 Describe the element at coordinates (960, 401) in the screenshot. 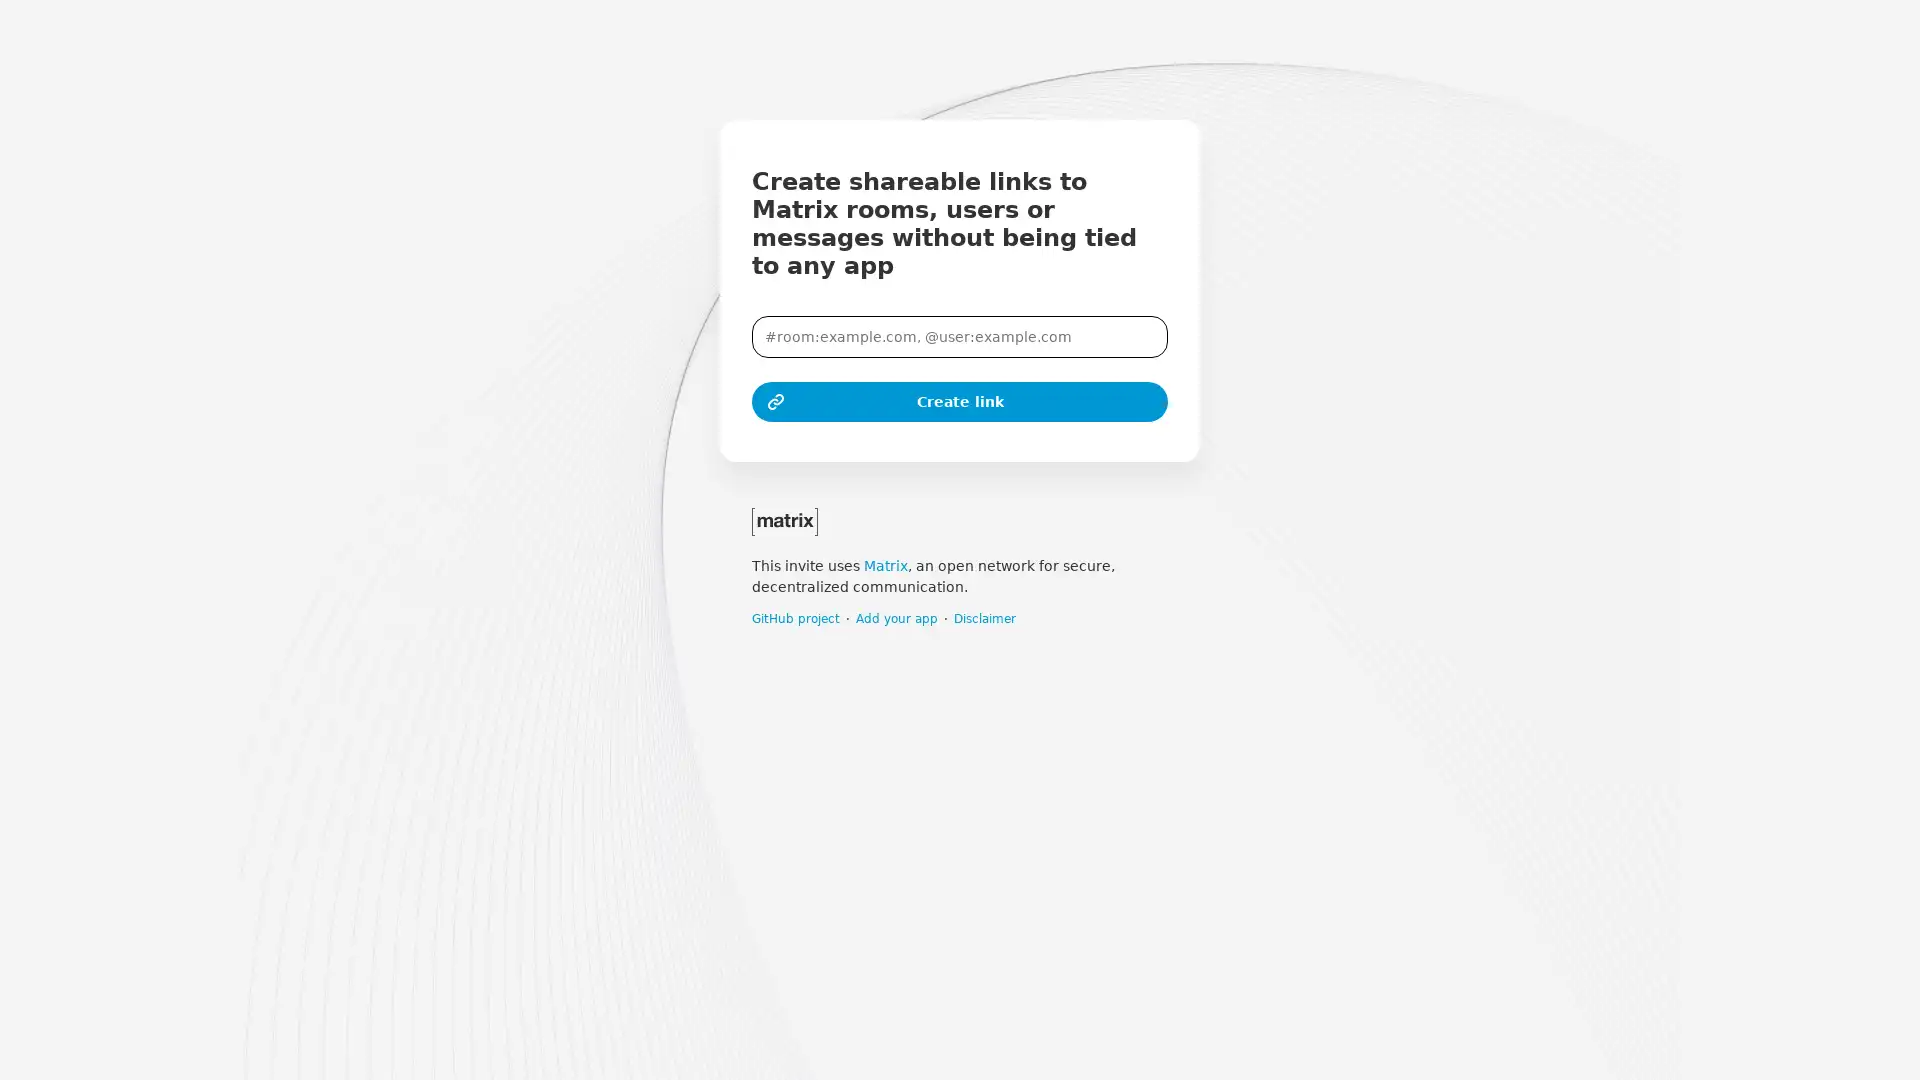

I see `Create link` at that location.